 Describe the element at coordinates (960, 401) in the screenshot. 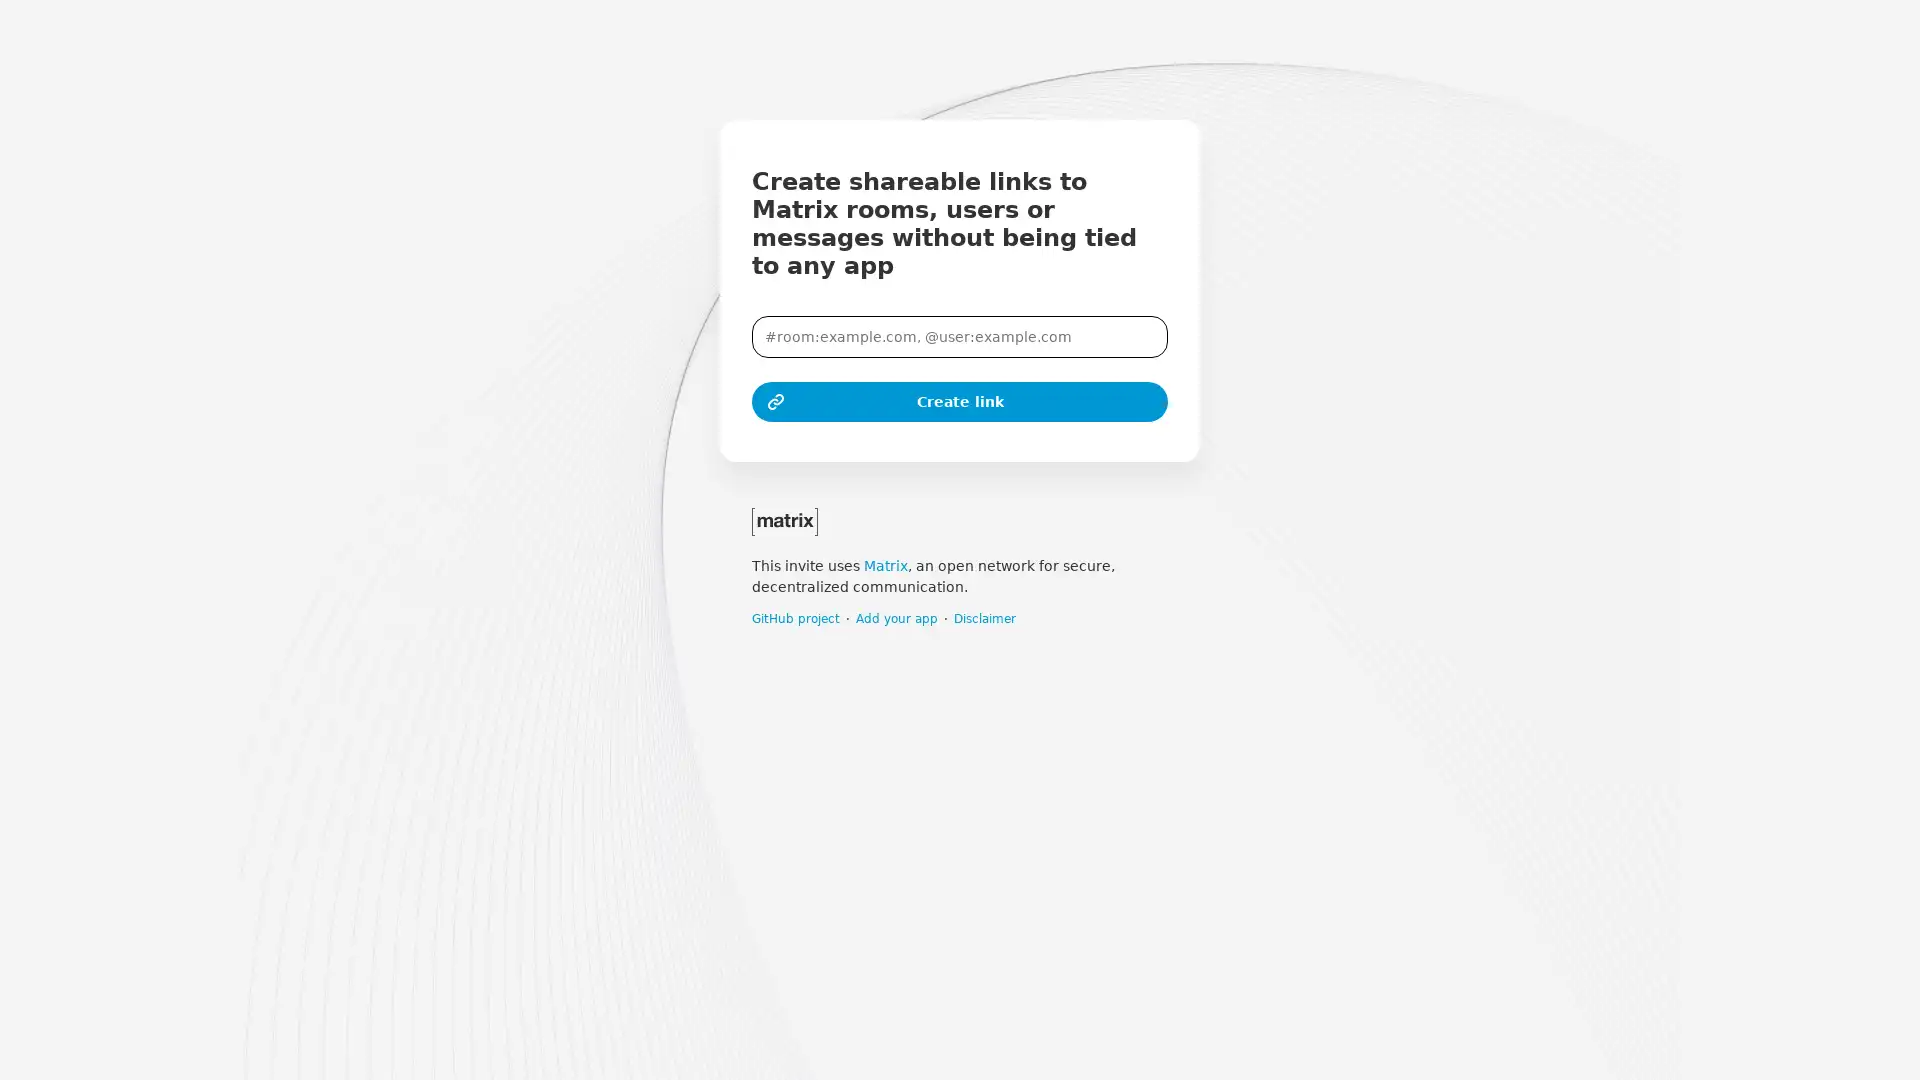

I see `Create link` at that location.